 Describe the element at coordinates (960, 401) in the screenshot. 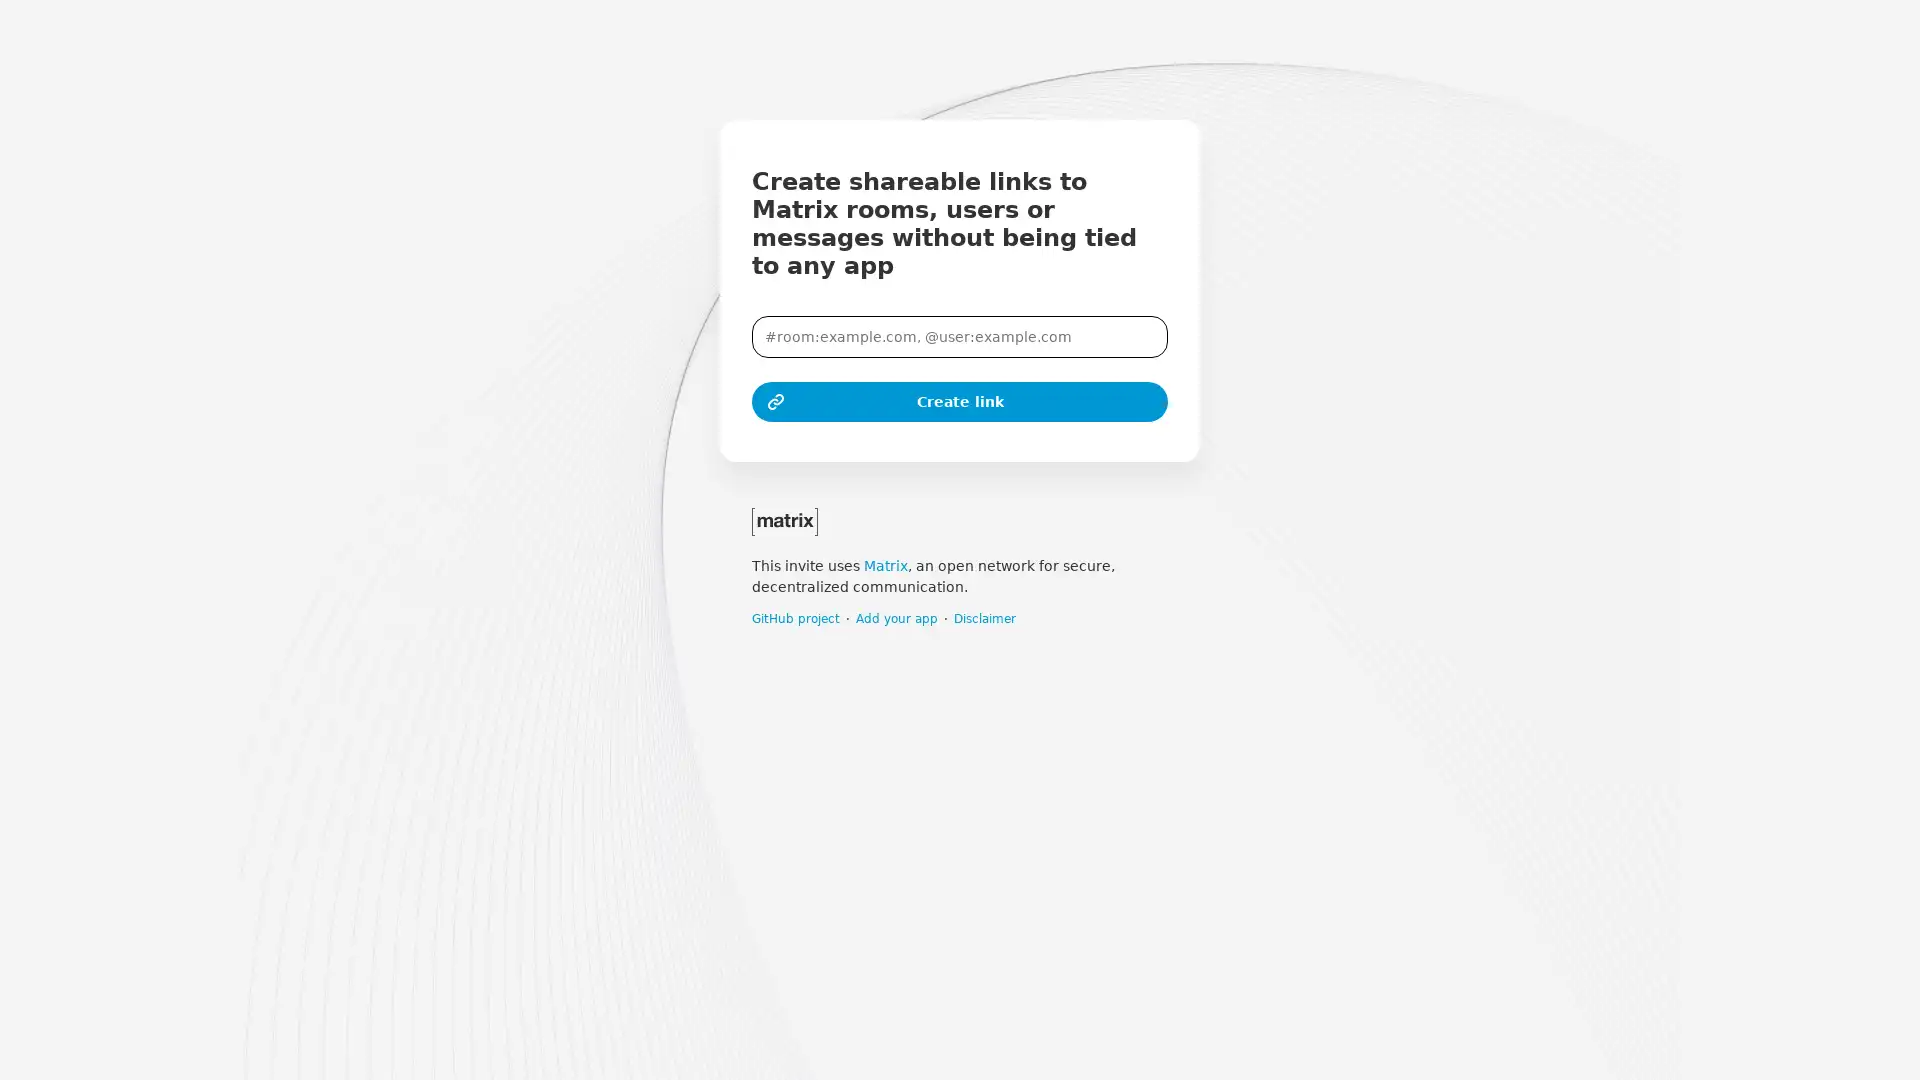

I see `Create link` at that location.